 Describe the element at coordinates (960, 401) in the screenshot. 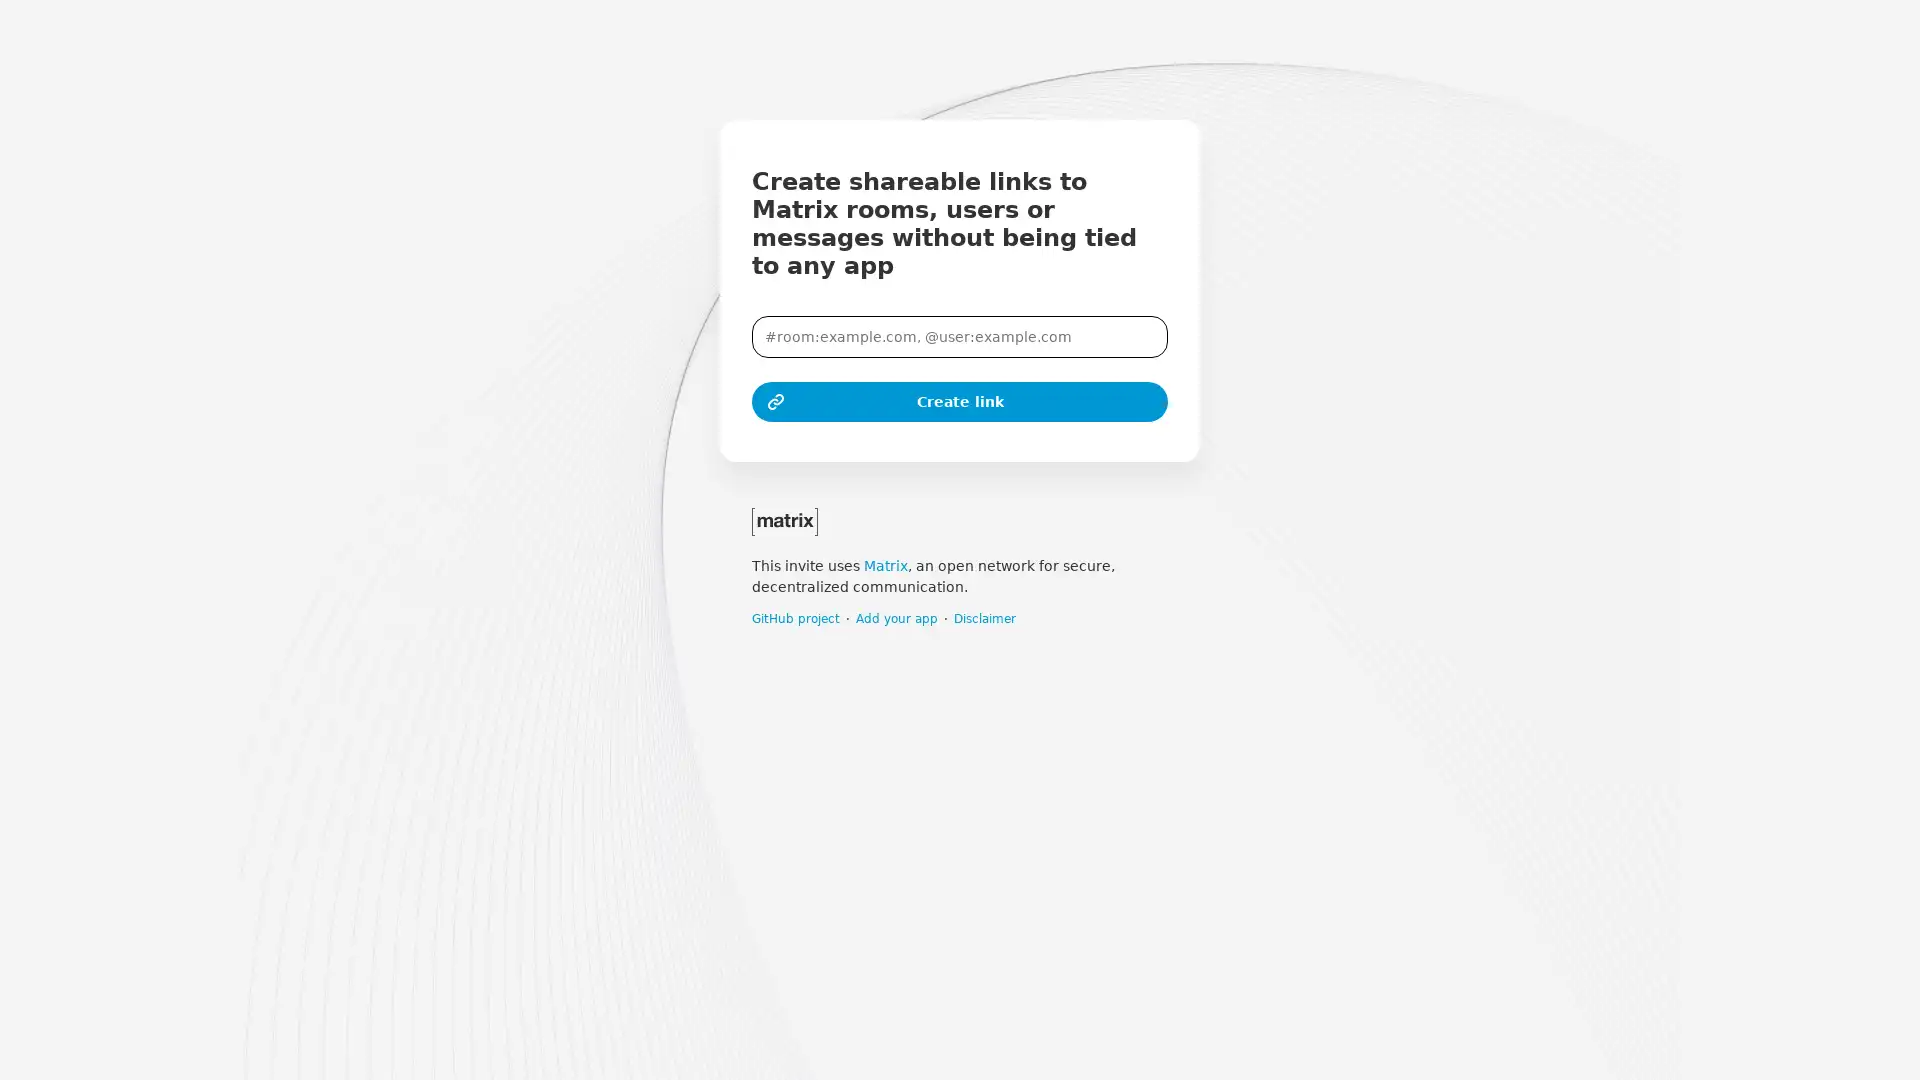

I see `Create link` at that location.